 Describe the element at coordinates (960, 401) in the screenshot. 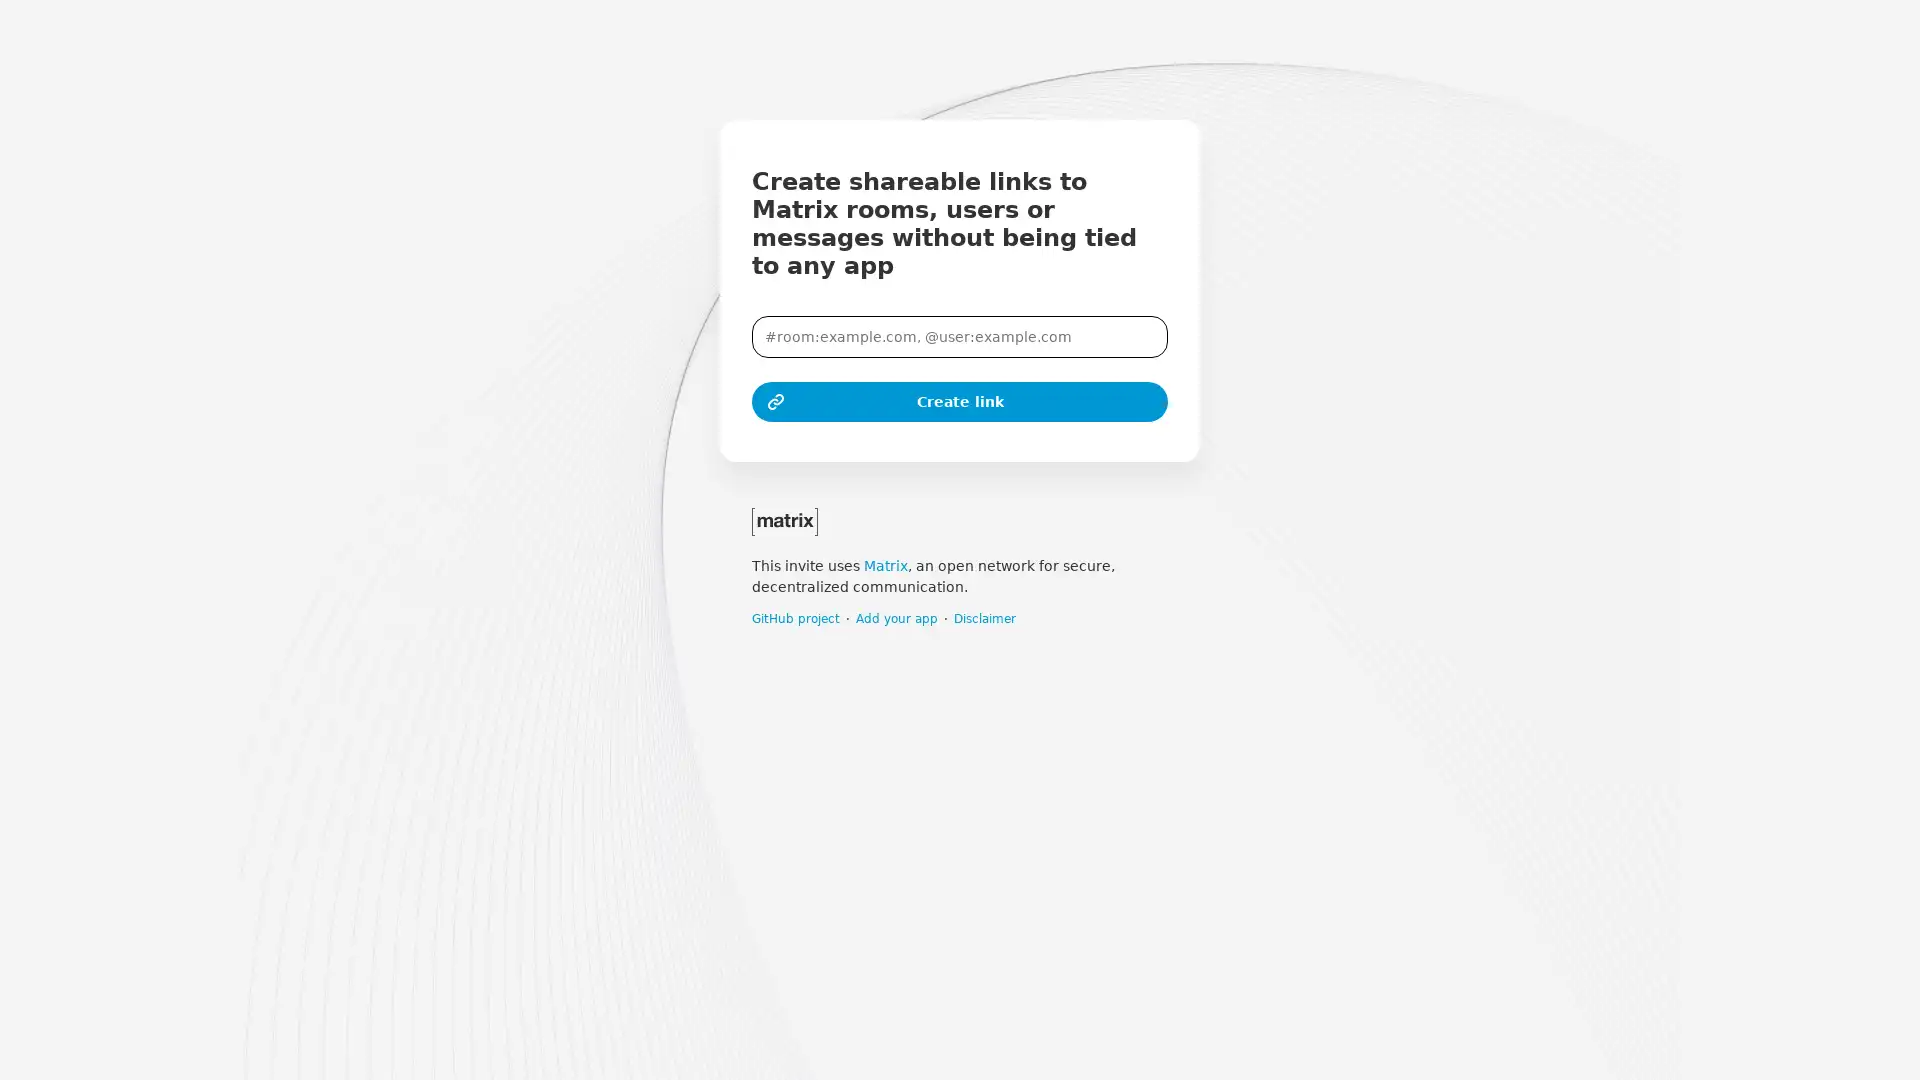

I see `Create link` at that location.